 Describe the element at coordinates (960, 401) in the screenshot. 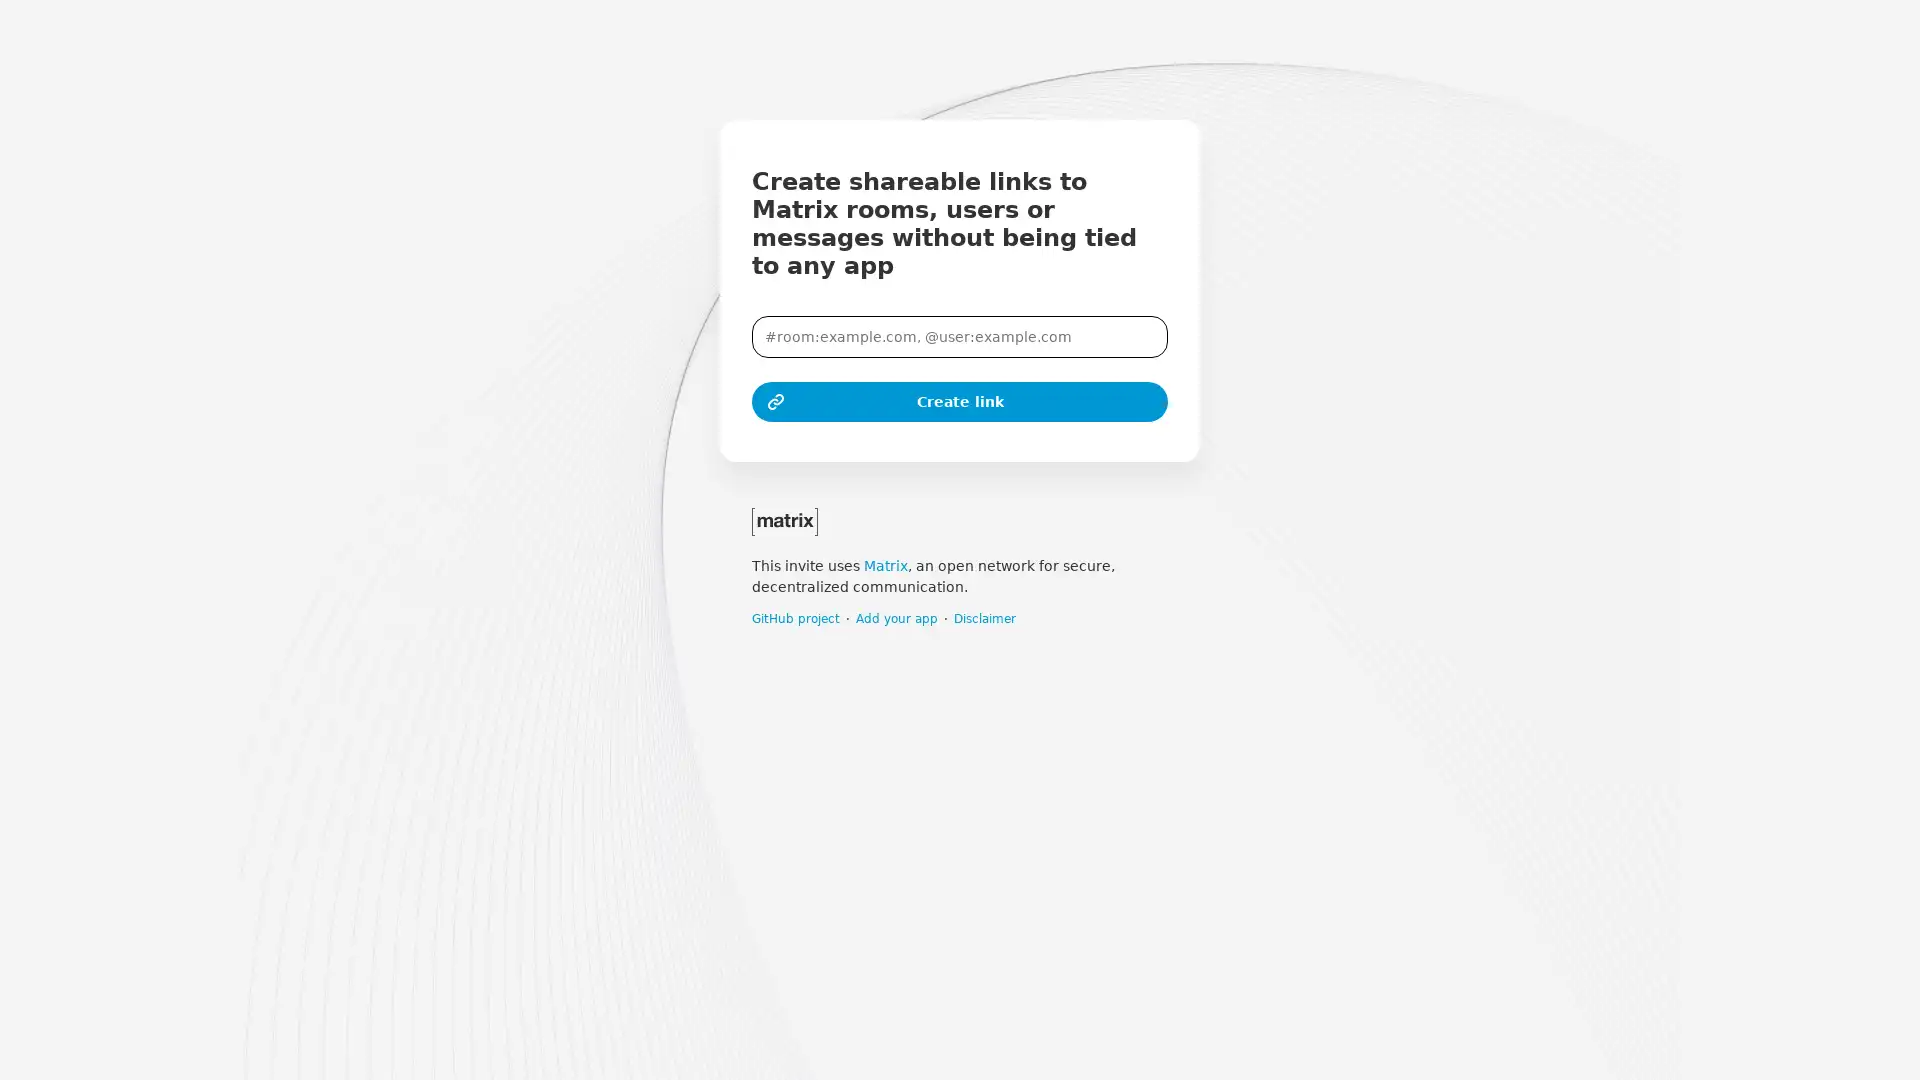

I see `Create link` at that location.